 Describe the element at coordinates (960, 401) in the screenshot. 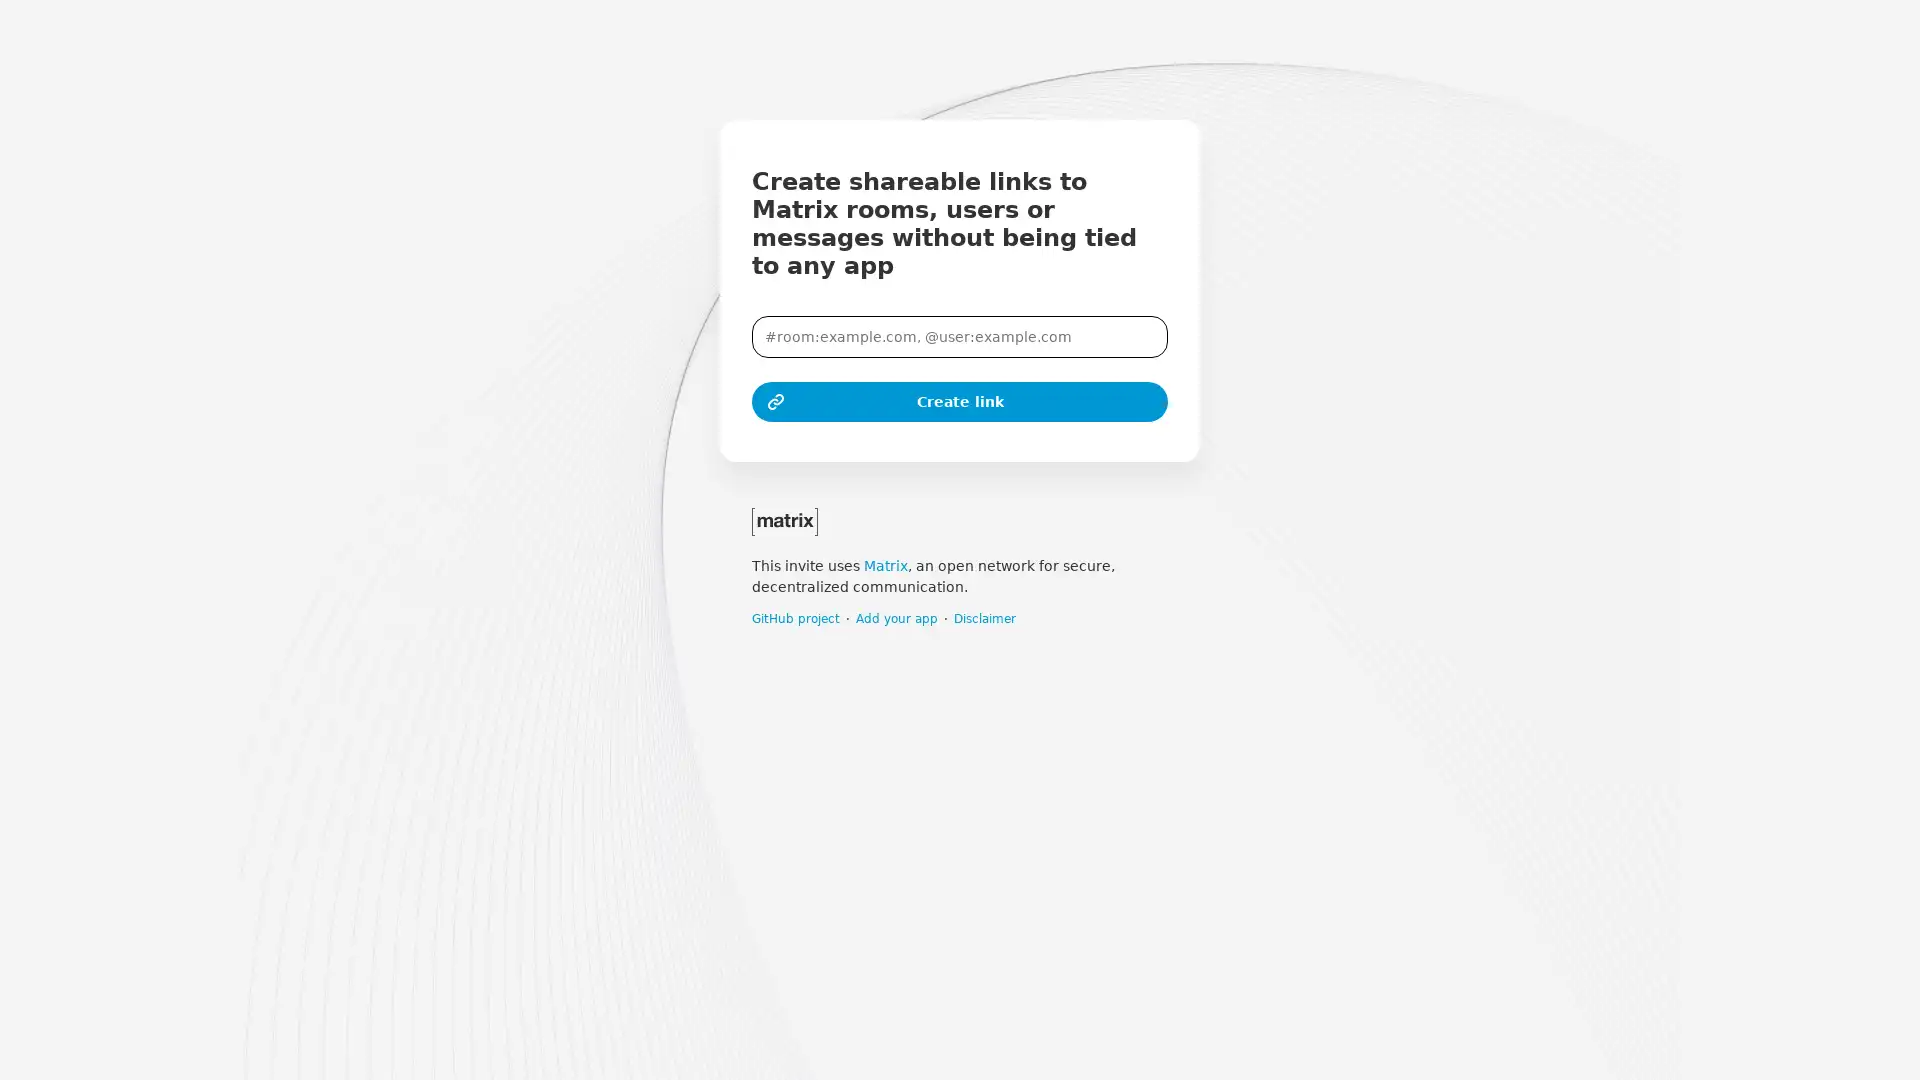

I see `Create link` at that location.